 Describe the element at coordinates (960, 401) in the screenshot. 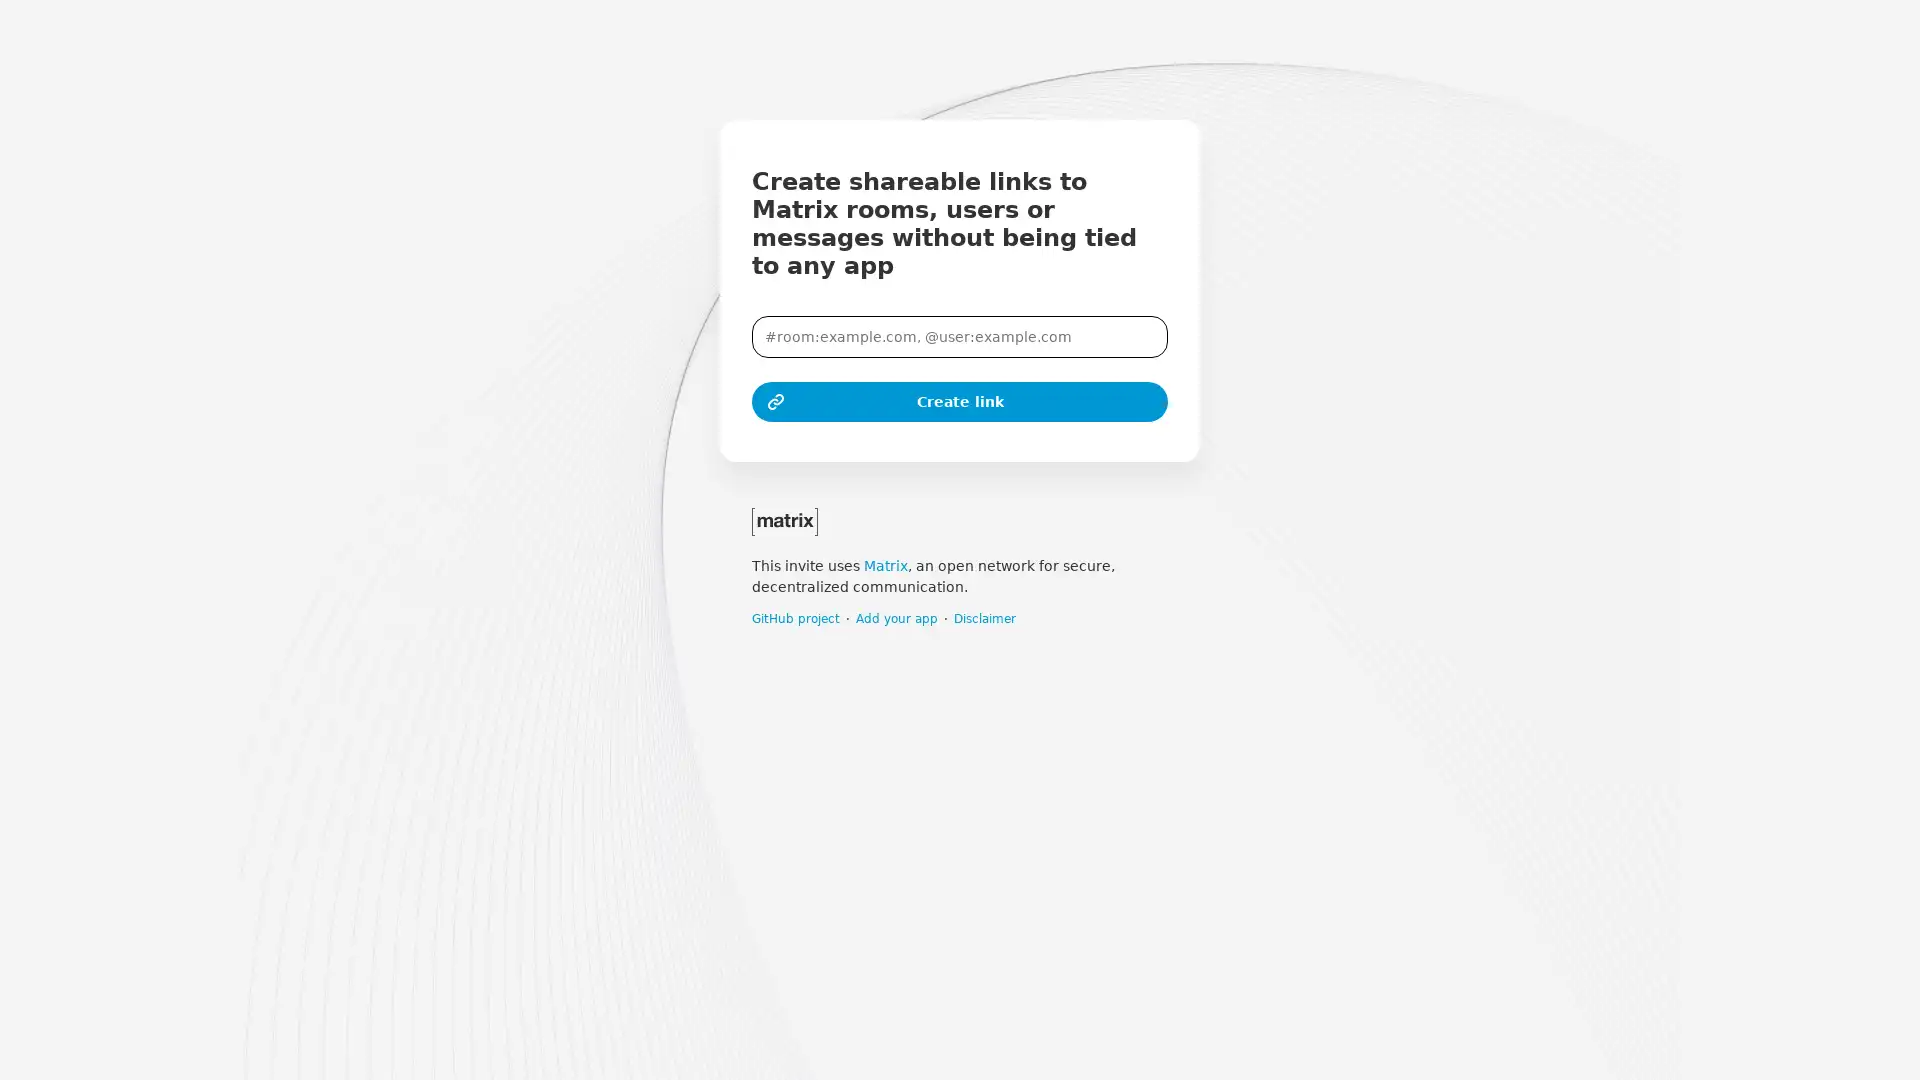

I see `Create link` at that location.